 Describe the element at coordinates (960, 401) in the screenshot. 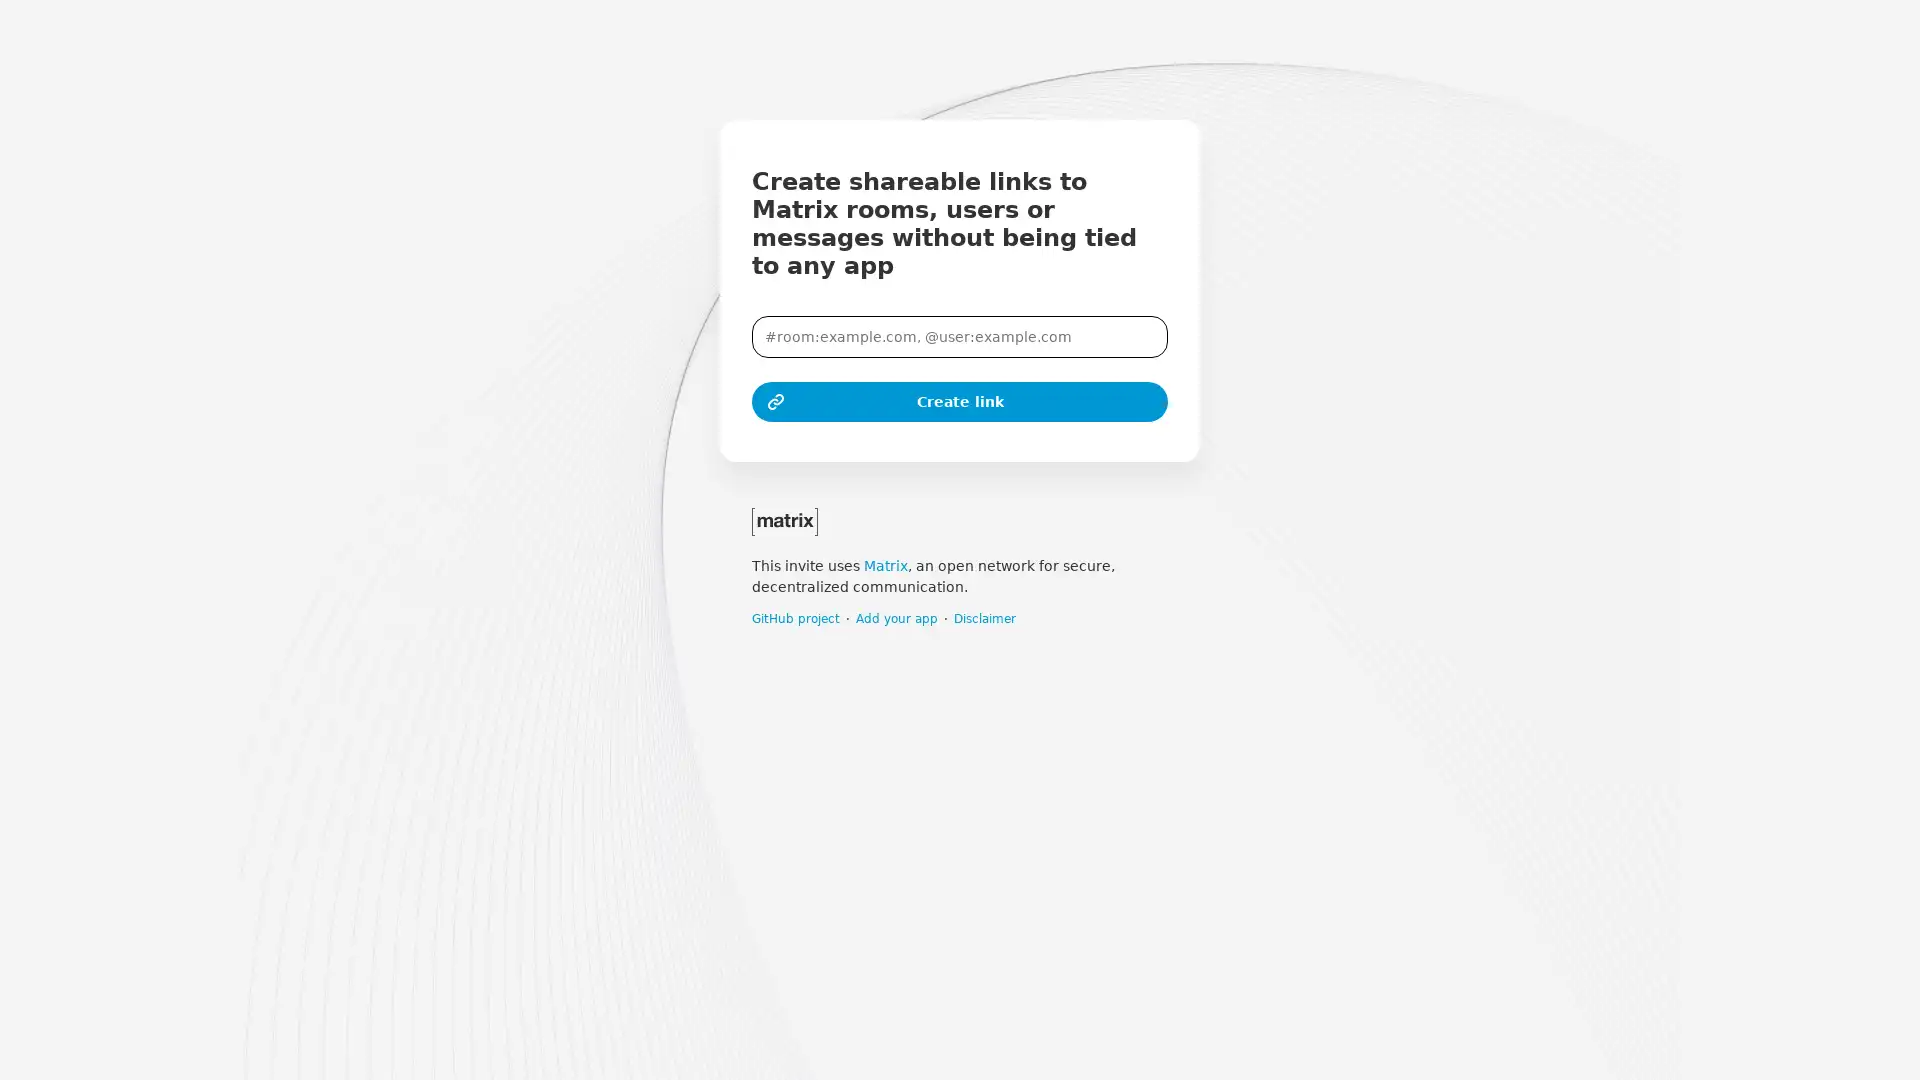

I see `Create link` at that location.